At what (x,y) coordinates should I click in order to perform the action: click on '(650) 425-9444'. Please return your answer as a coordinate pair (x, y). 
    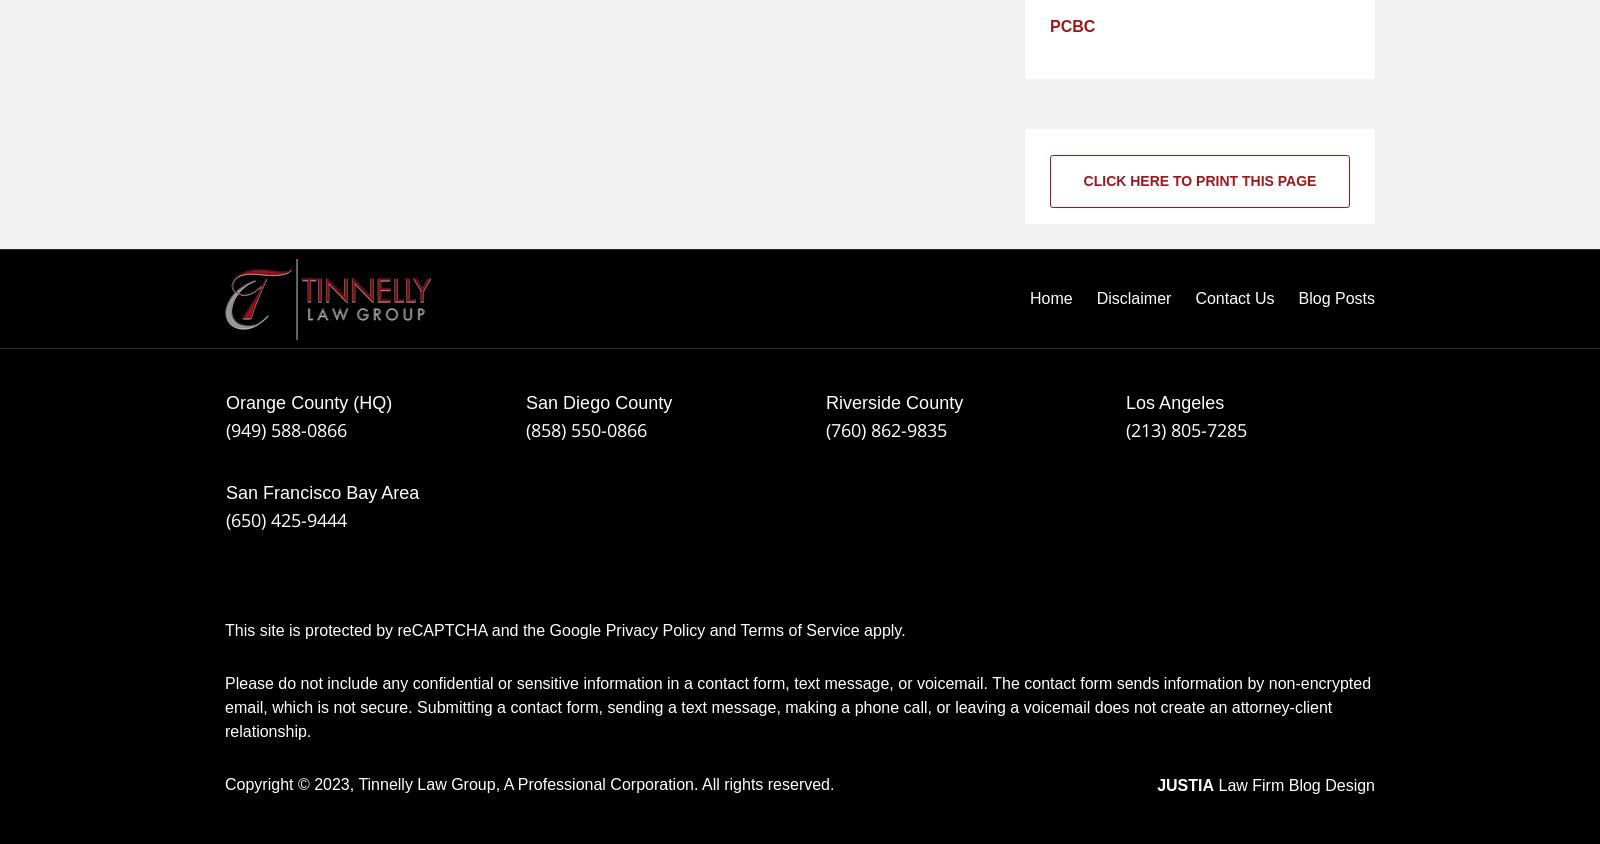
    Looking at the image, I should click on (286, 518).